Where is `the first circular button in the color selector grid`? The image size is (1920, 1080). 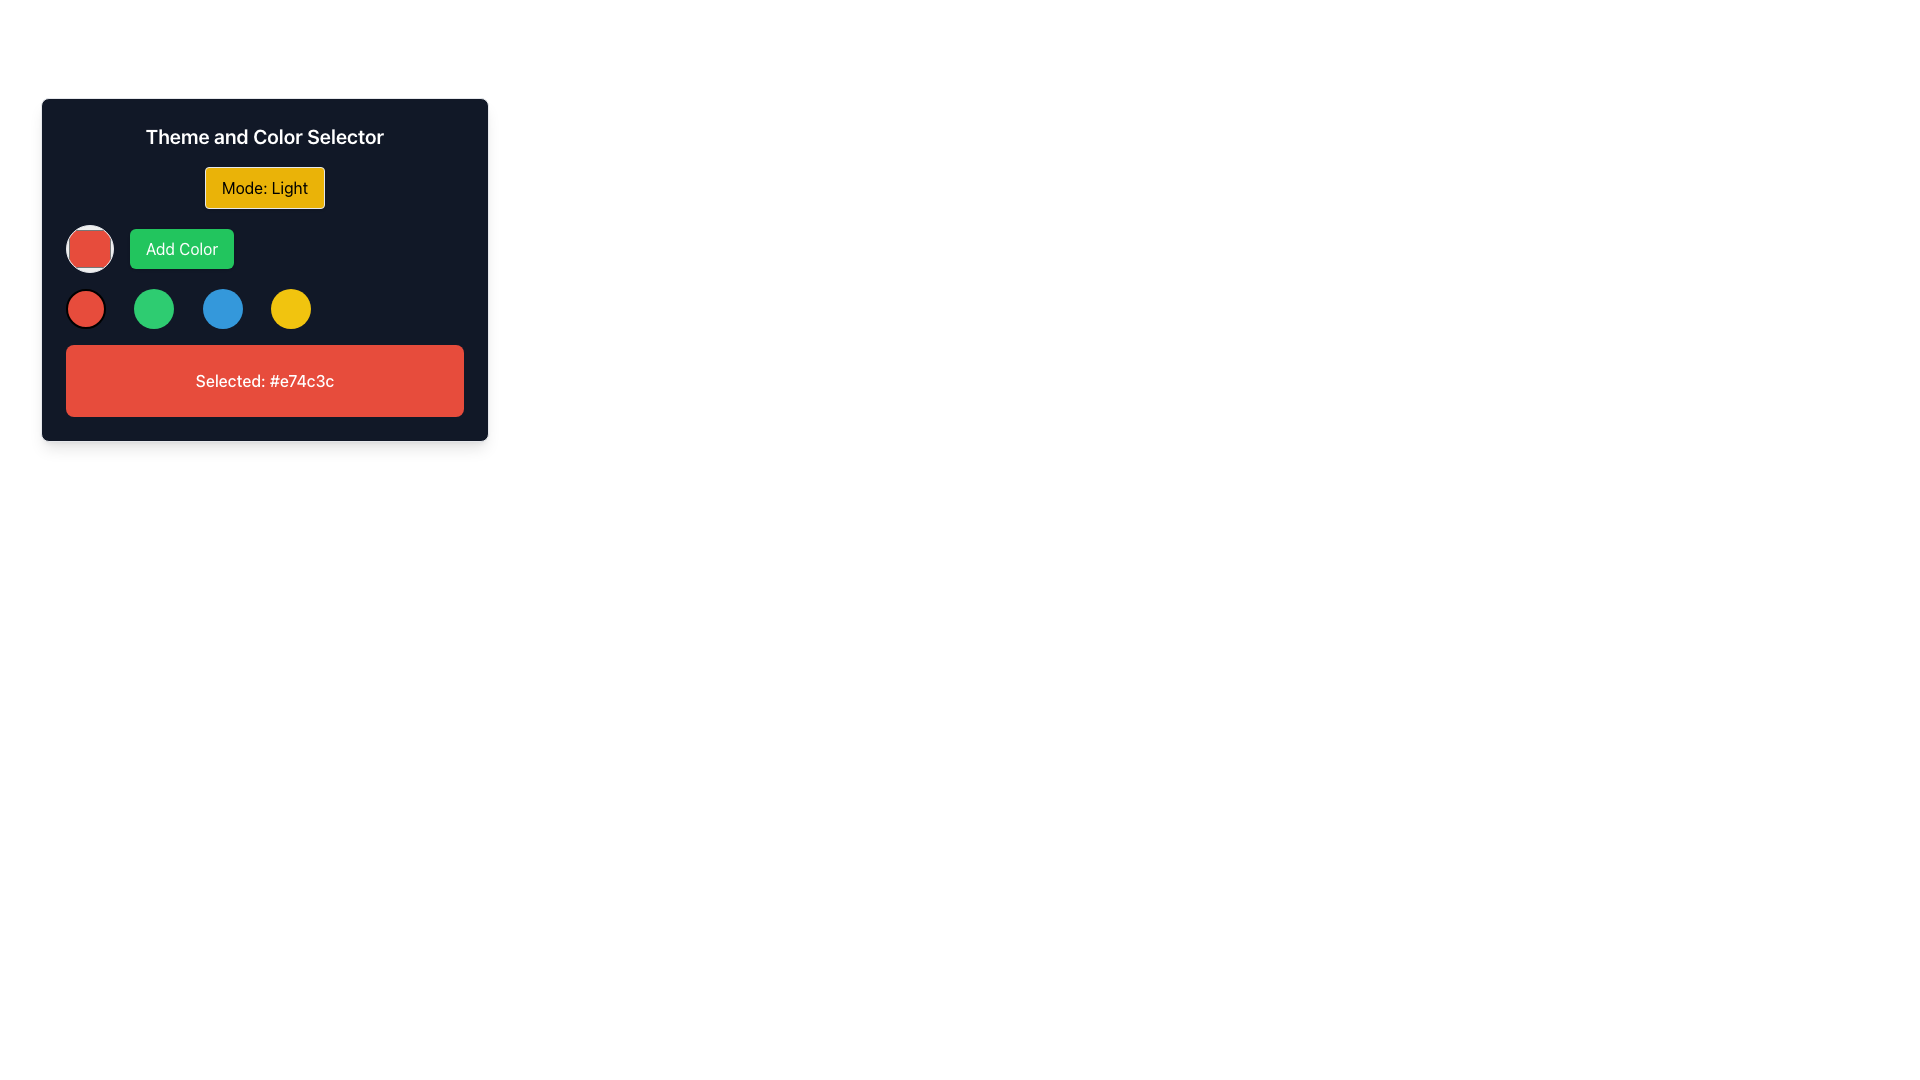 the first circular button in the color selector grid is located at coordinates (85, 308).